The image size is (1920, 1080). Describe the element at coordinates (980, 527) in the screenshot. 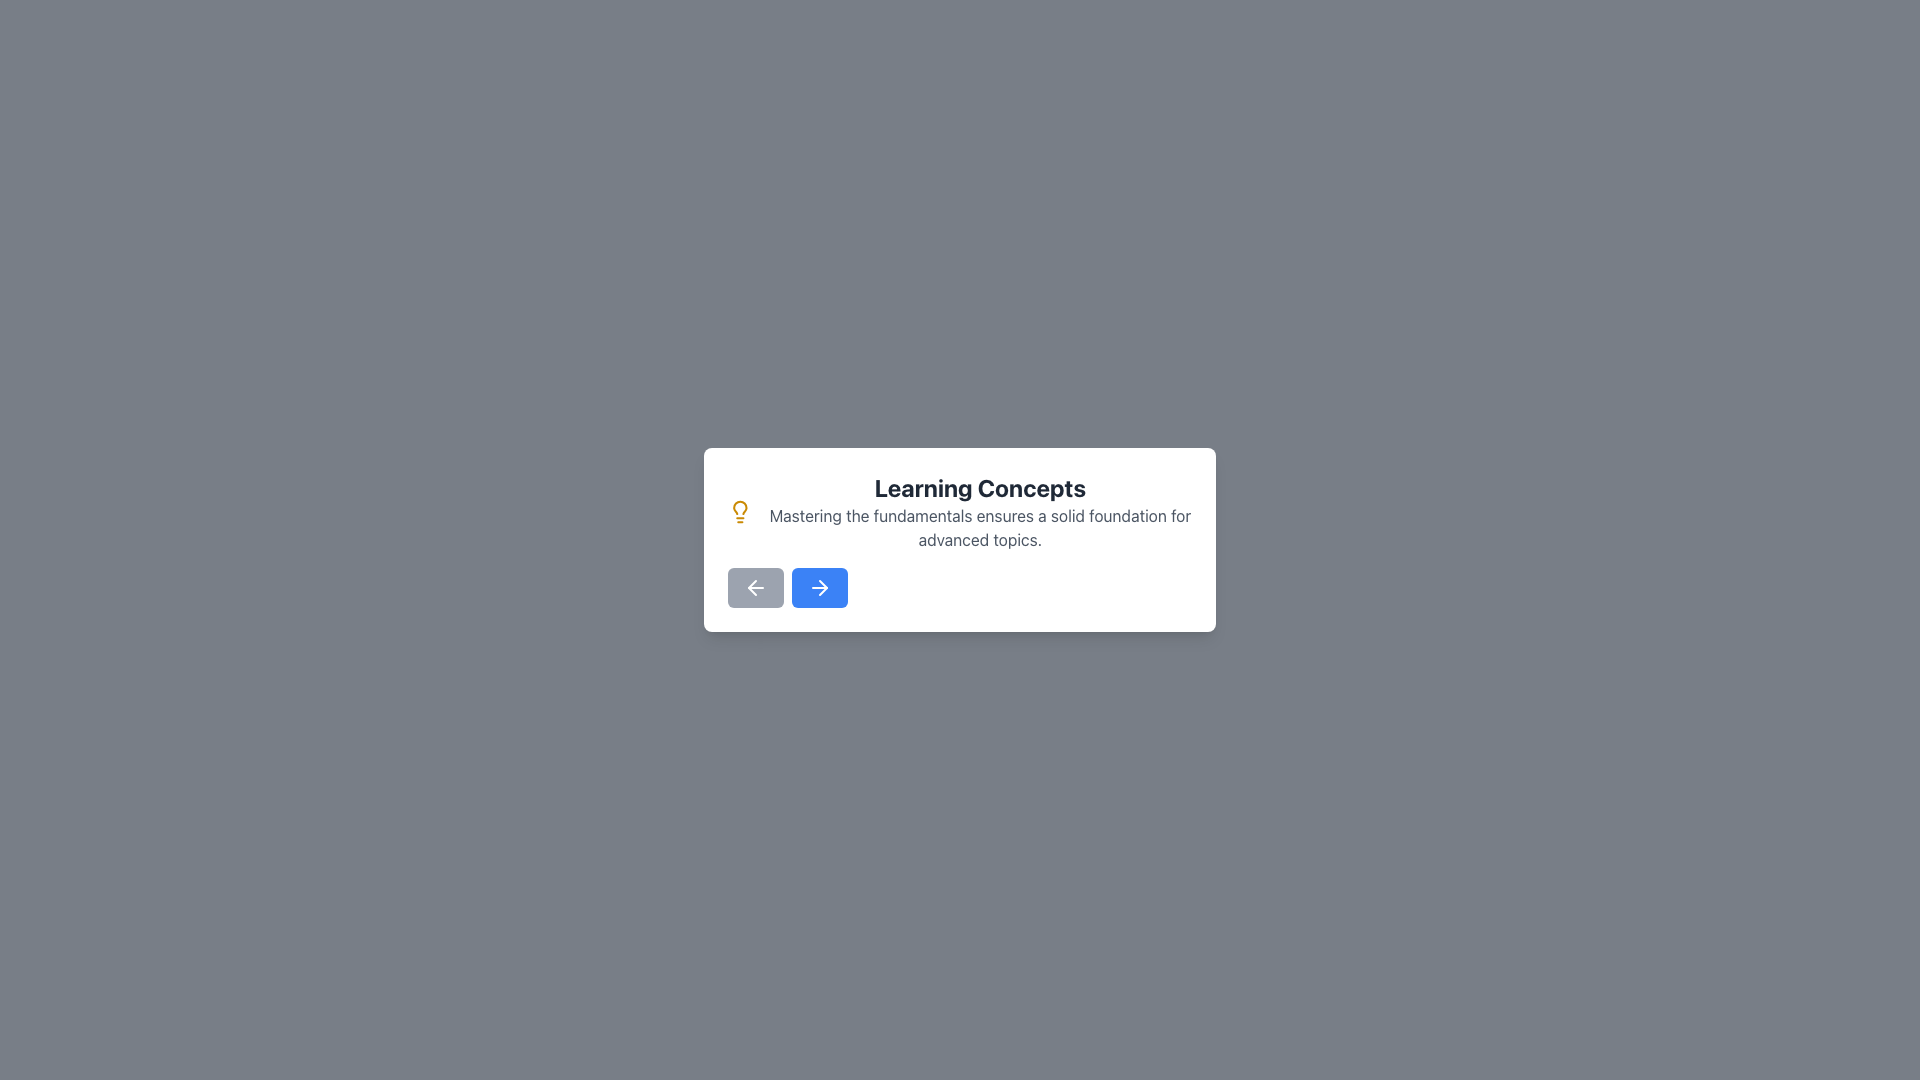

I see `the descriptive text element located directly below the 'Learning Concepts' heading, which serves as a subtitle providing additional context` at that location.